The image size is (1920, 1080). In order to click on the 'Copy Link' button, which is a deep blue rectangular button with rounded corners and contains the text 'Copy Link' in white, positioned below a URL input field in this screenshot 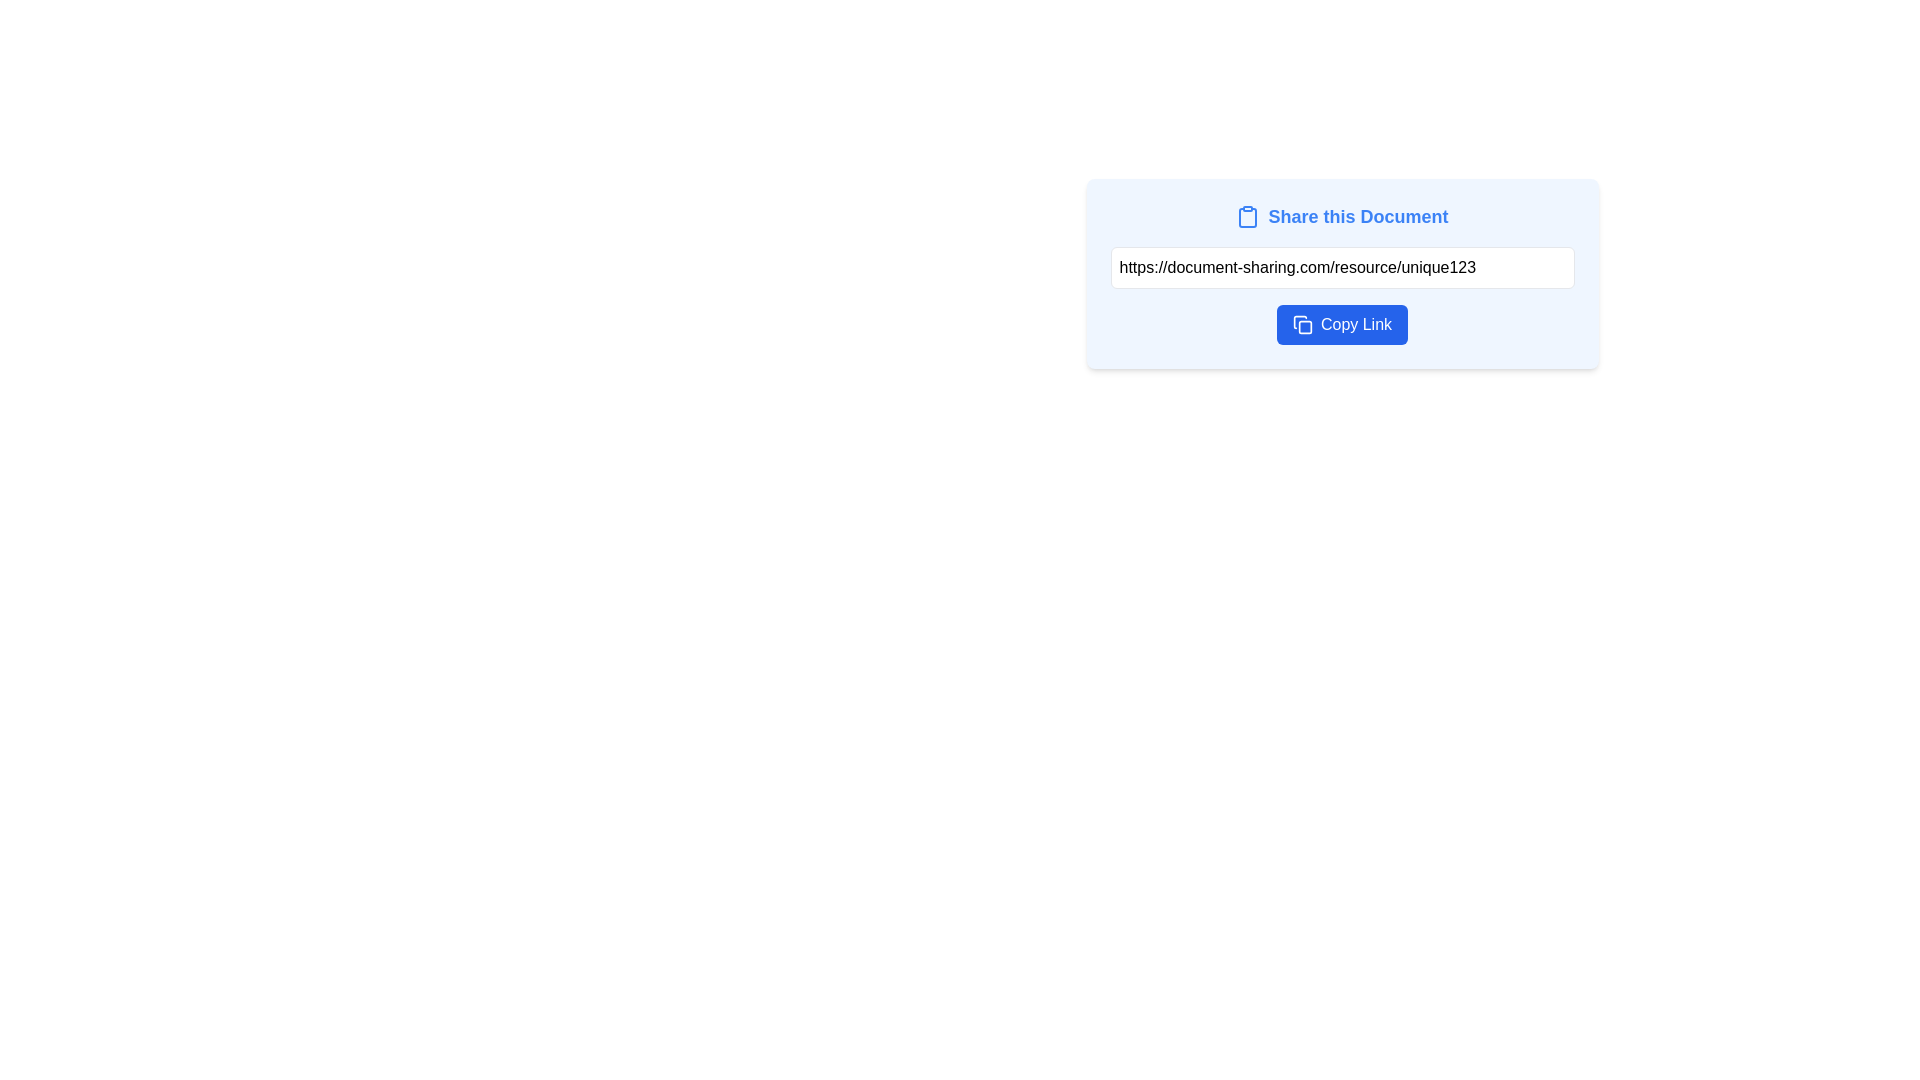, I will do `click(1342, 323)`.